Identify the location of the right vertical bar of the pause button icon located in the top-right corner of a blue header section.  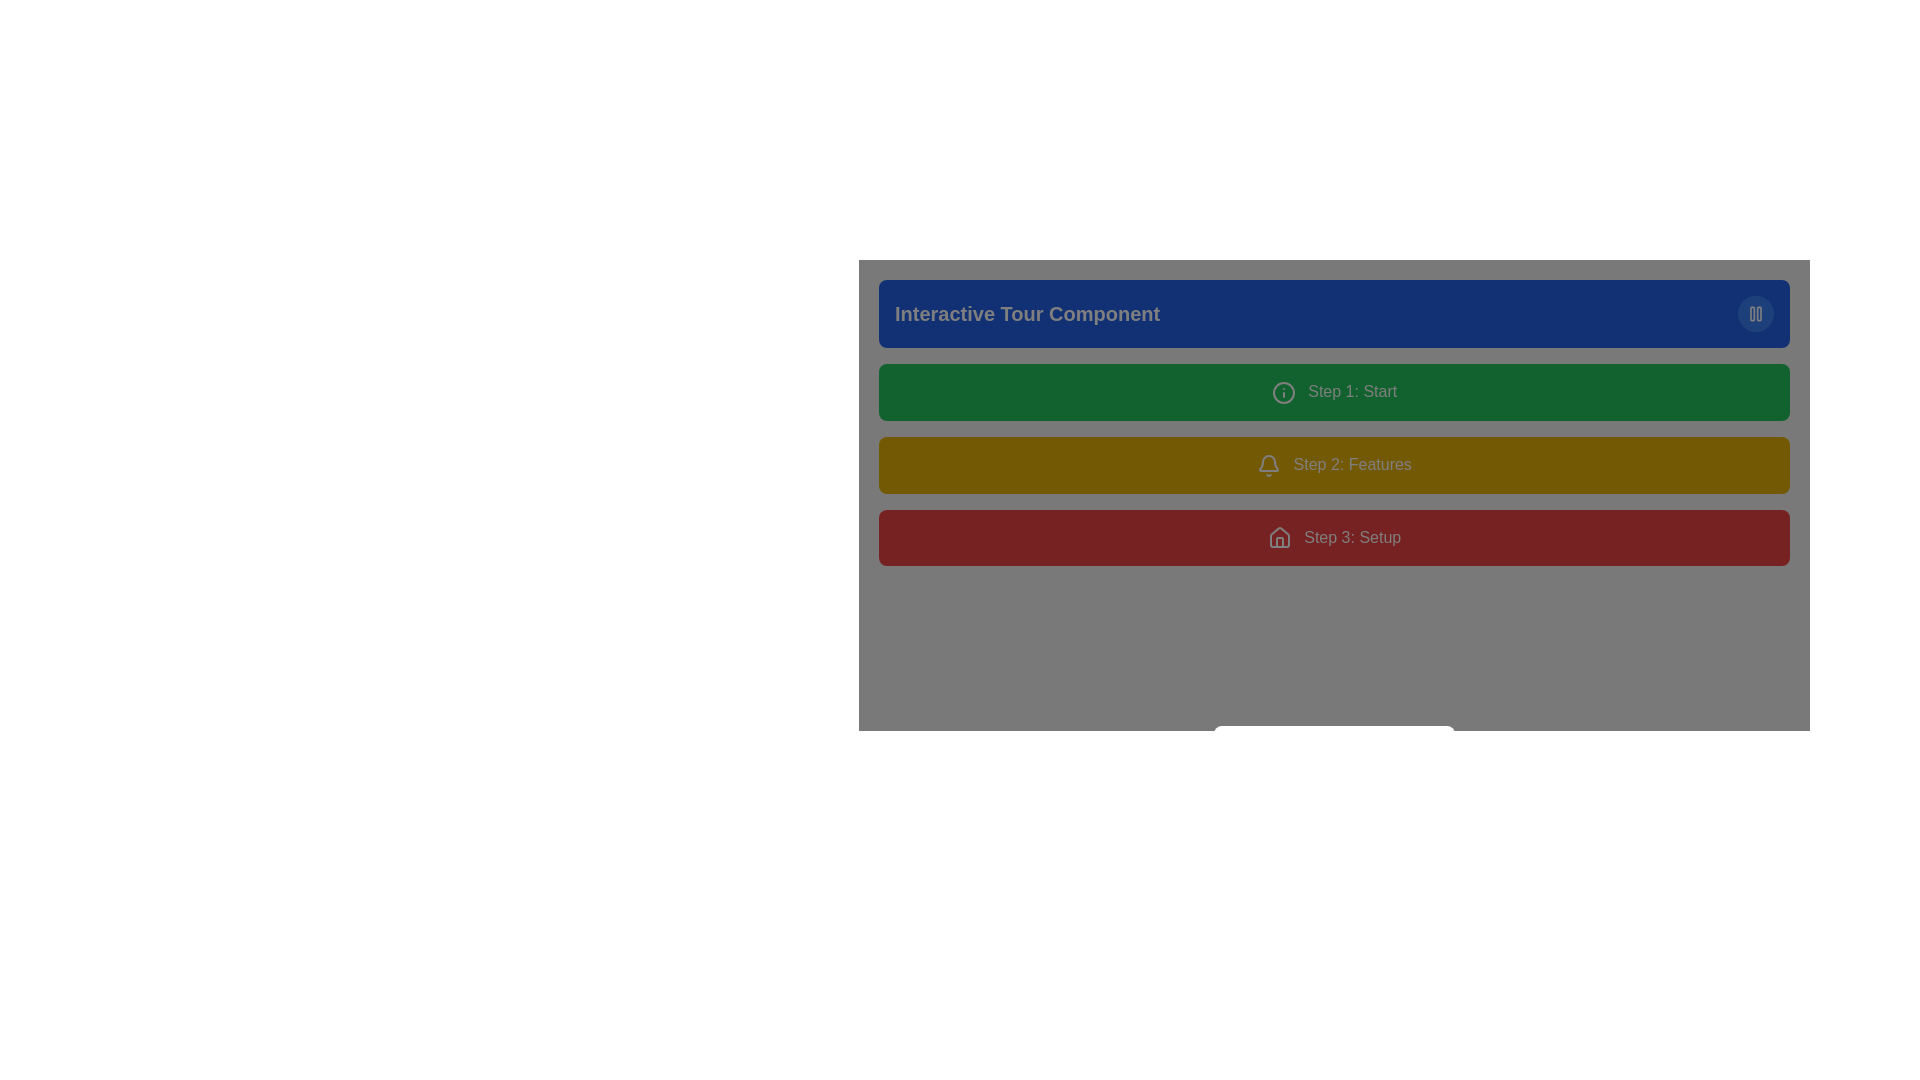
(1757, 313).